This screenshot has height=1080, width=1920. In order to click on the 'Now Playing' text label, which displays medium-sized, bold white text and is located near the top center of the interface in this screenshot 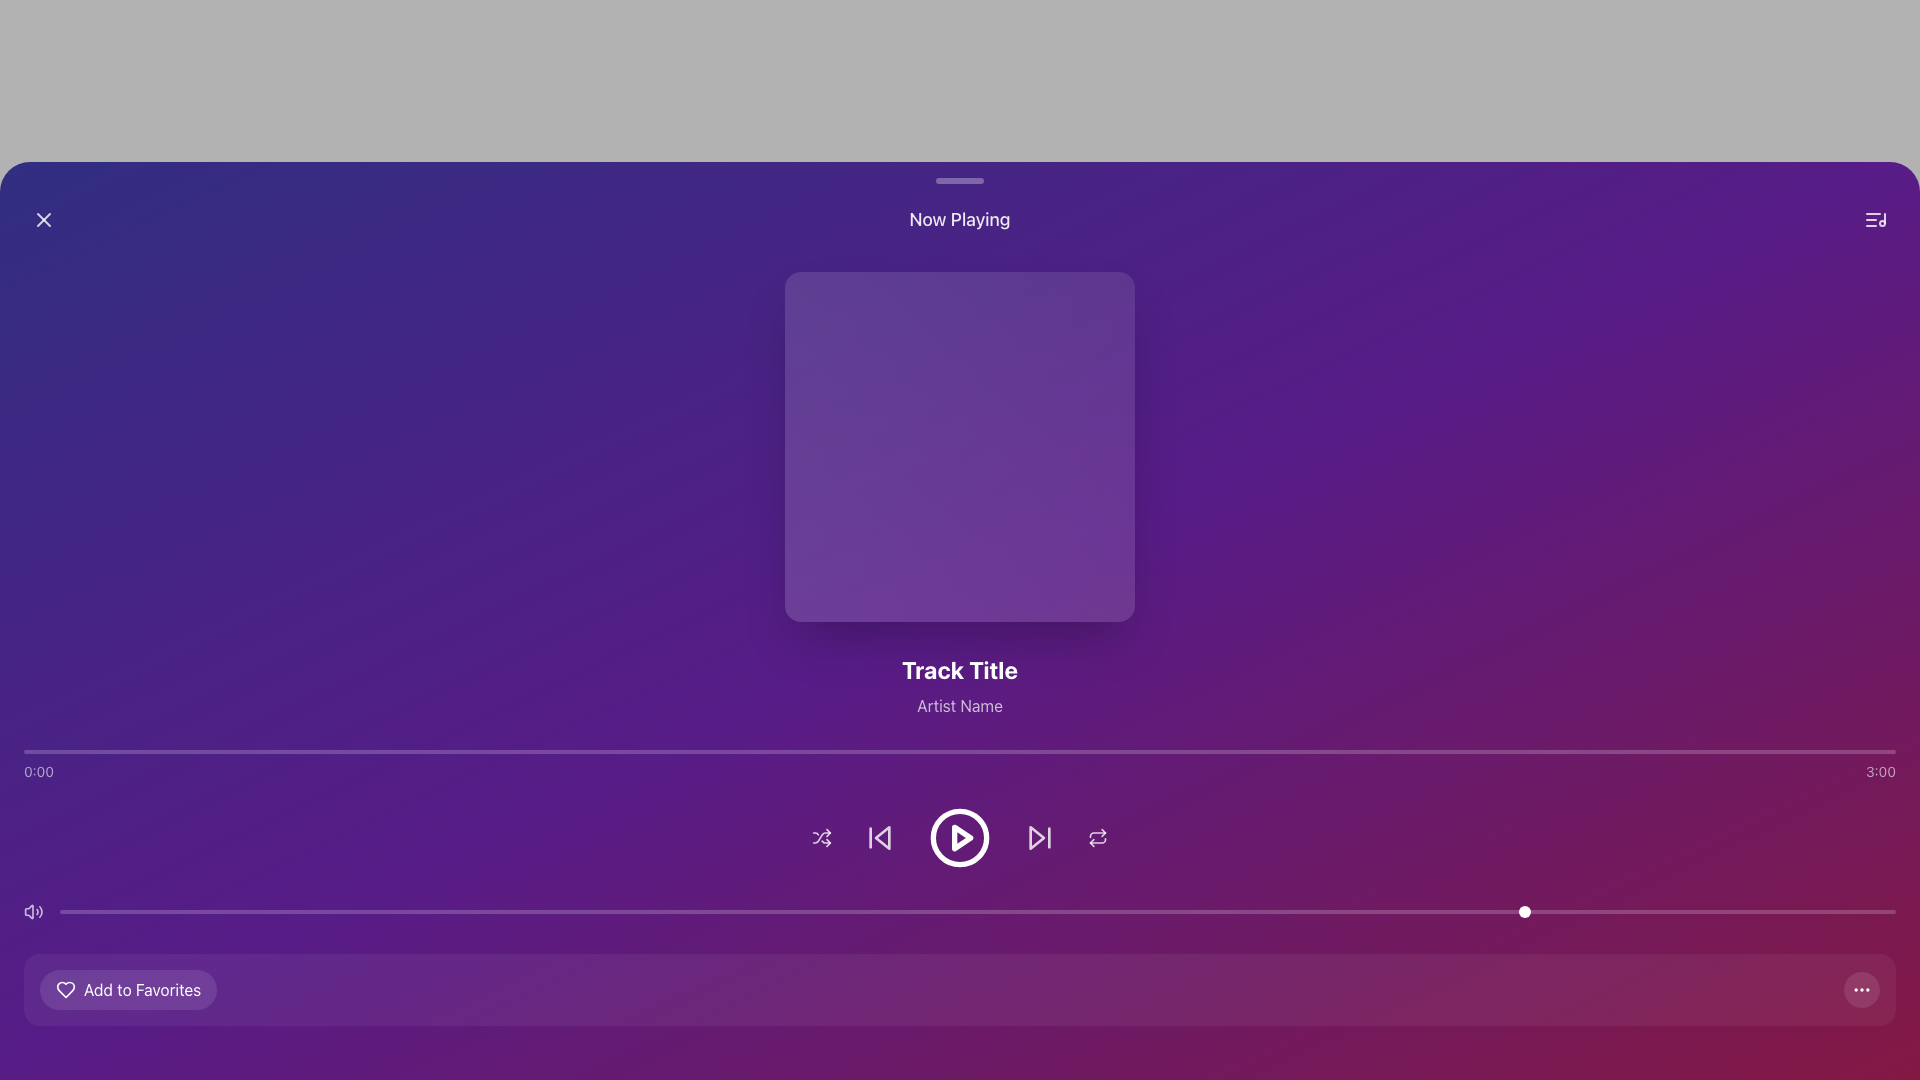, I will do `click(960, 219)`.